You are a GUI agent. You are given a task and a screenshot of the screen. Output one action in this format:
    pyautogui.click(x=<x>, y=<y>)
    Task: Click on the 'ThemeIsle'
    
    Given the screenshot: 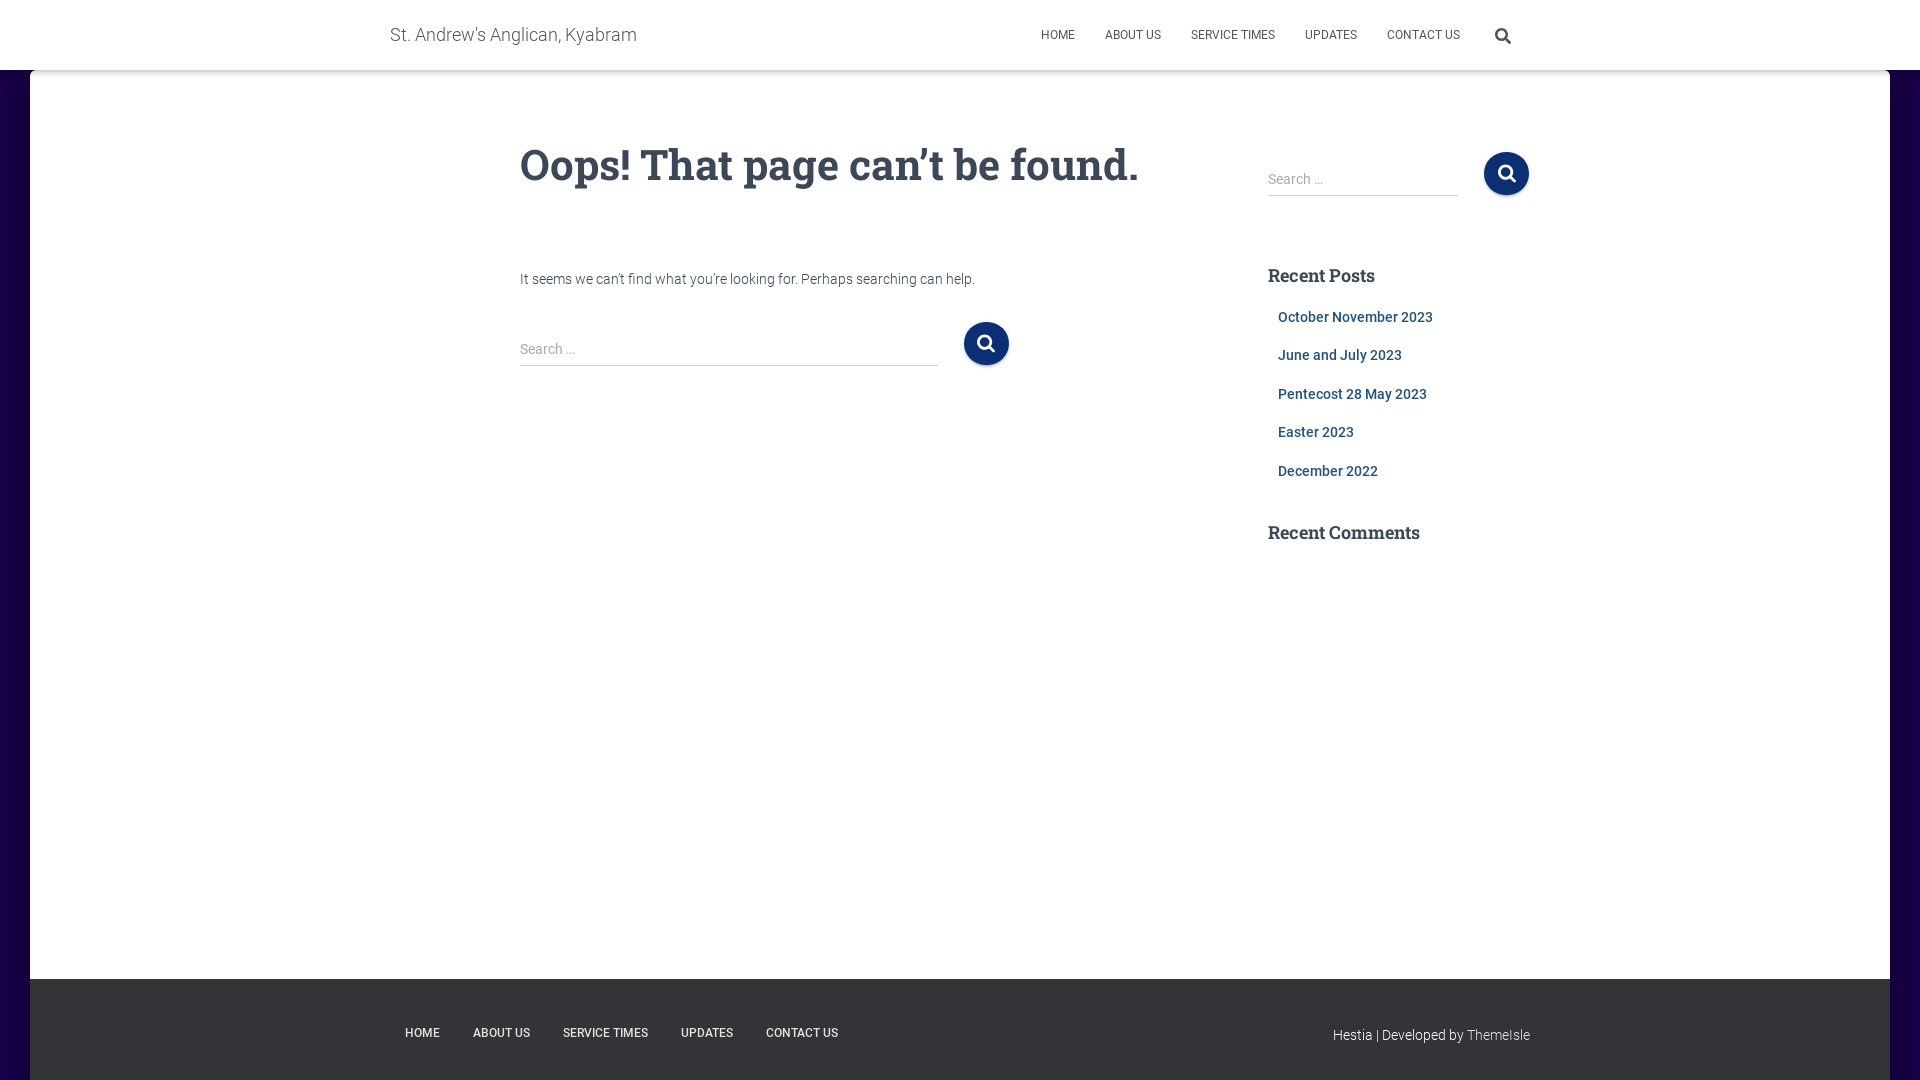 What is the action you would take?
    pyautogui.click(x=1467, y=1034)
    